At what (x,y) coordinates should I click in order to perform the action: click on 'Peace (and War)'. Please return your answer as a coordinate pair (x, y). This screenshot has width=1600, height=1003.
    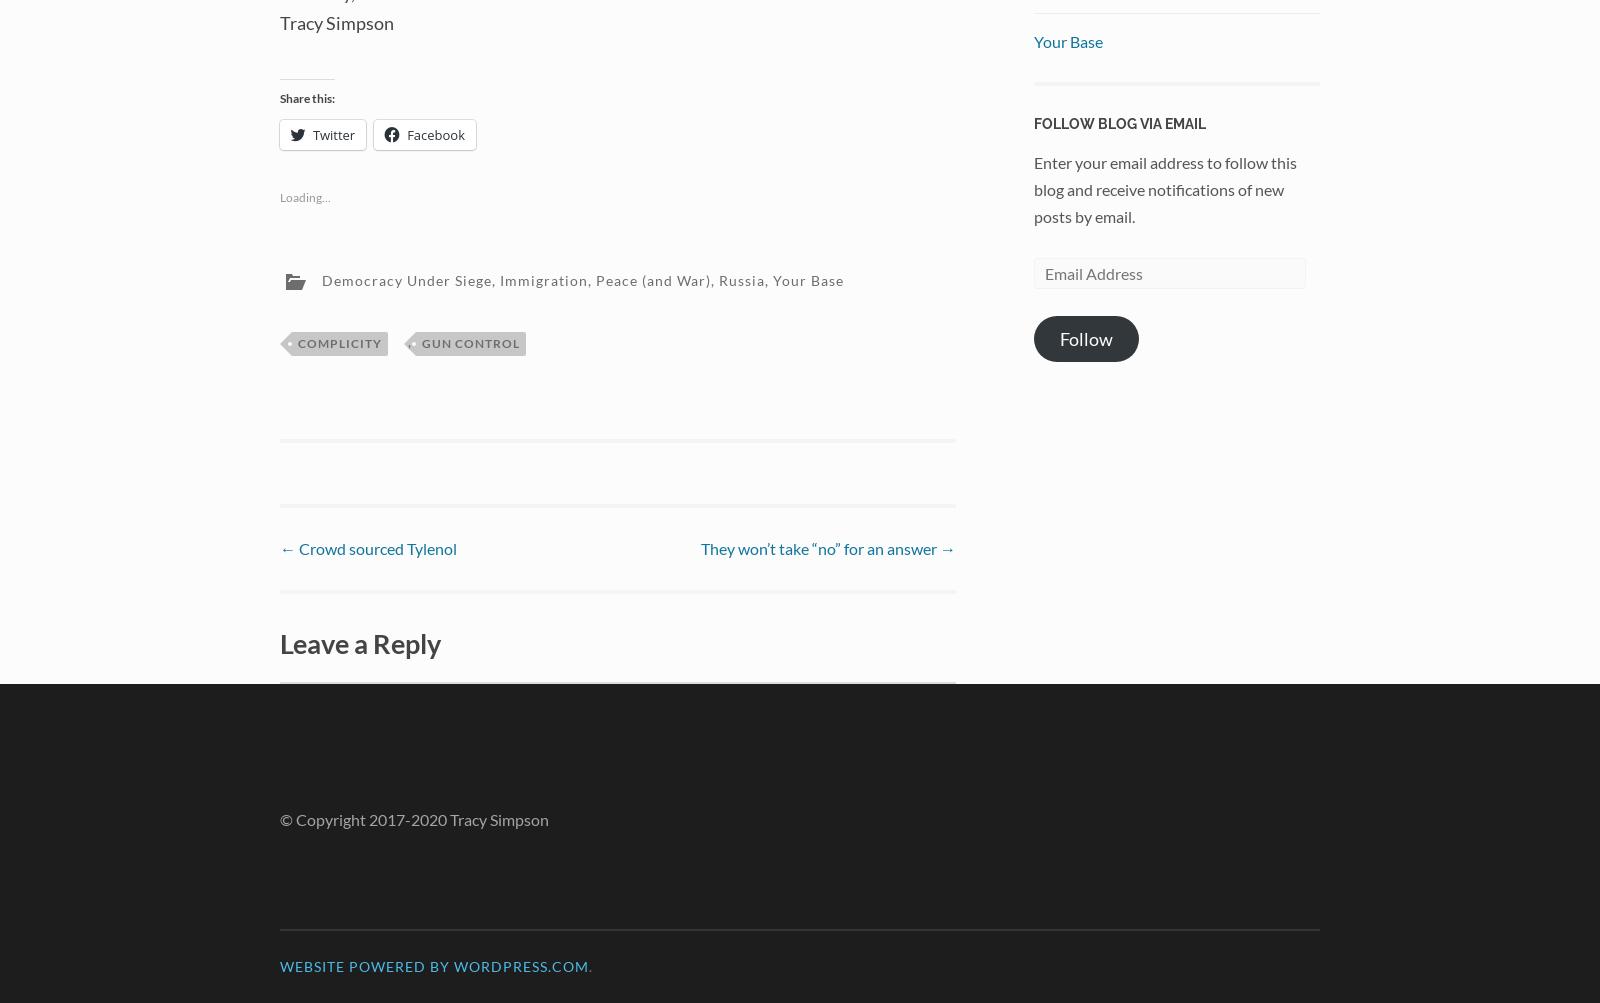
    Looking at the image, I should click on (653, 279).